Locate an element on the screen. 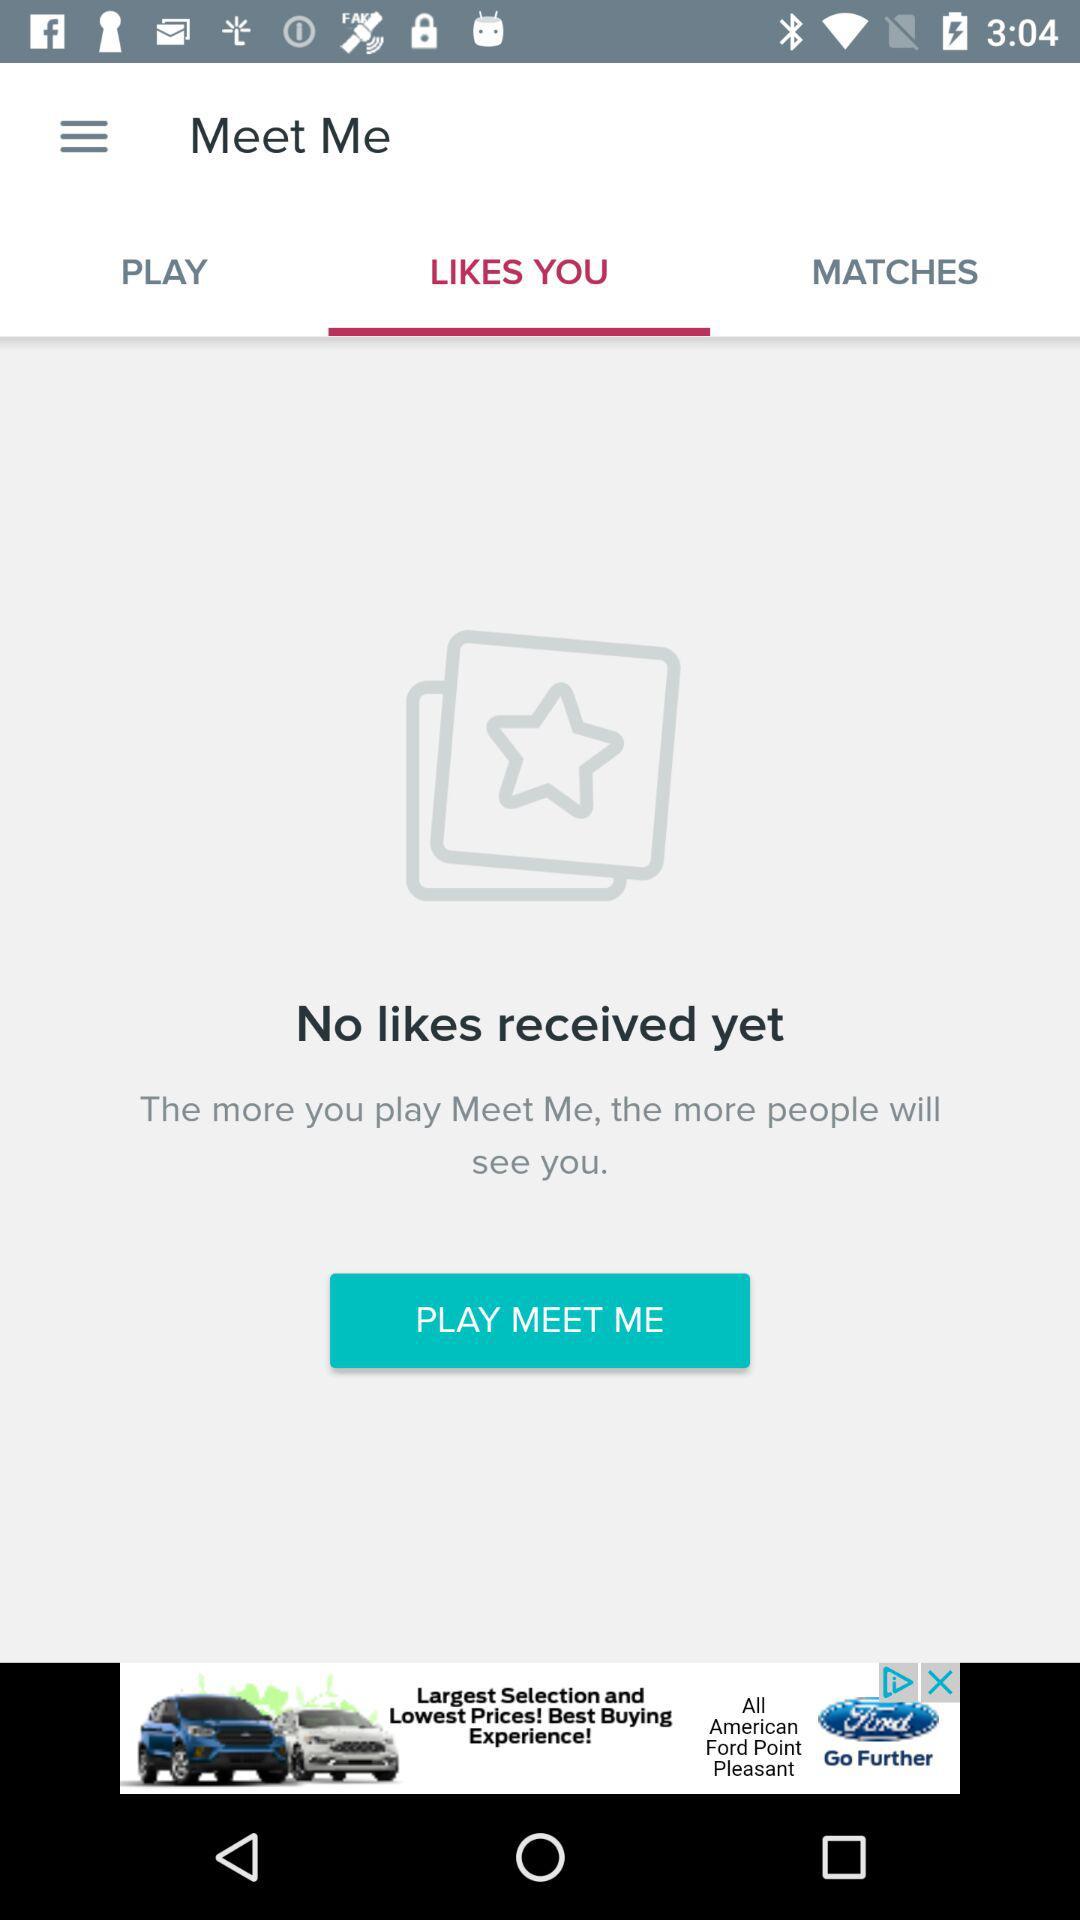 Image resolution: width=1080 pixels, height=1920 pixels. open menu is located at coordinates (83, 135).